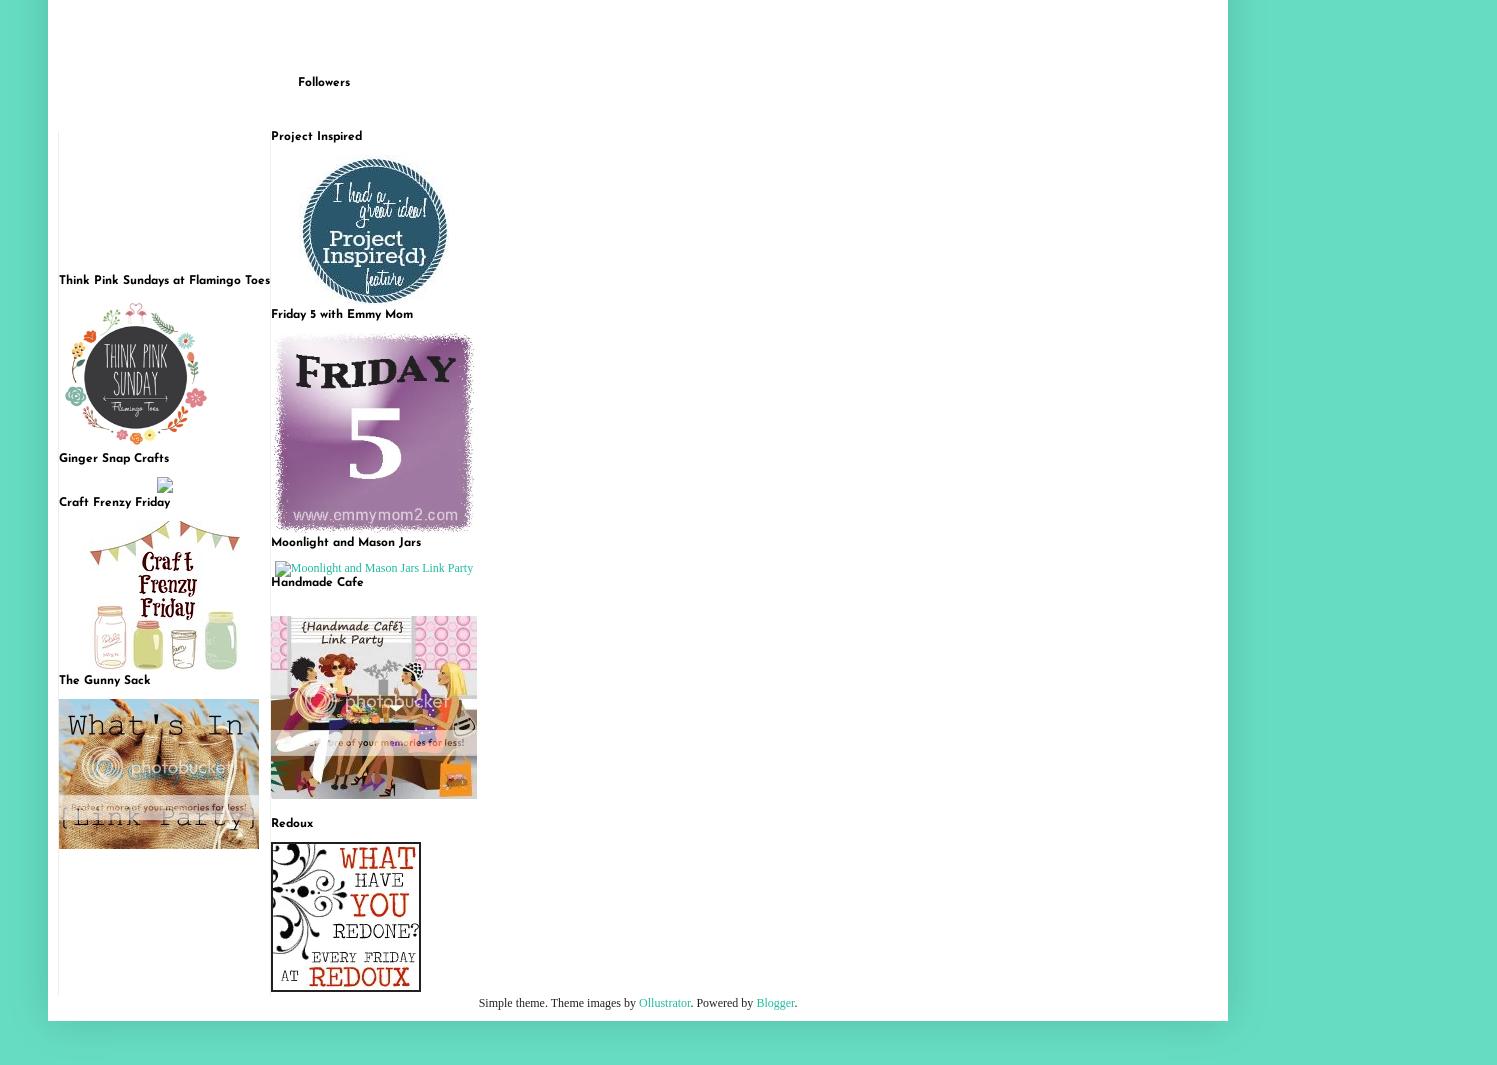 This screenshot has width=1497, height=1065. What do you see at coordinates (345, 543) in the screenshot?
I see `'Moonlight and Mason Jars'` at bounding box center [345, 543].